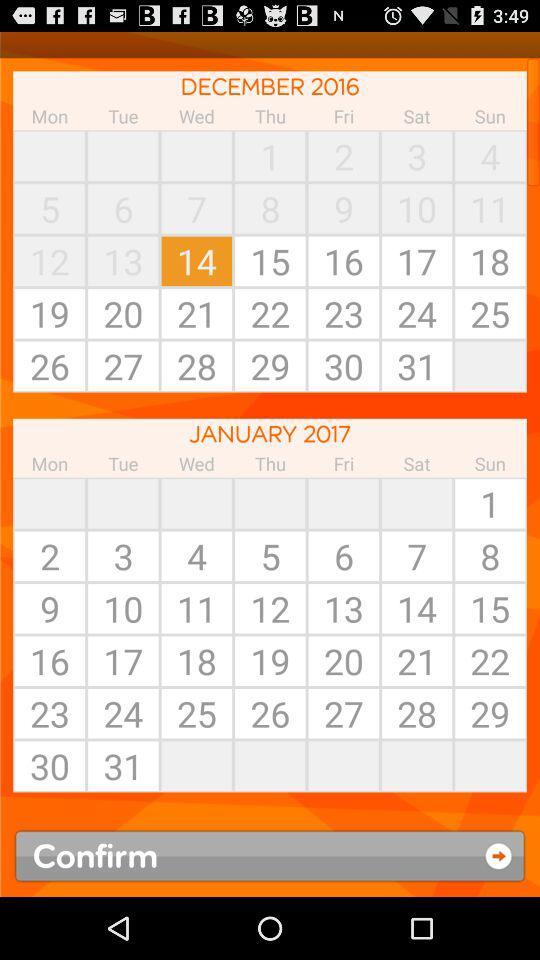 Image resolution: width=540 pixels, height=960 pixels. I want to click on the number 27 which is on tuesday, so click(123, 365).